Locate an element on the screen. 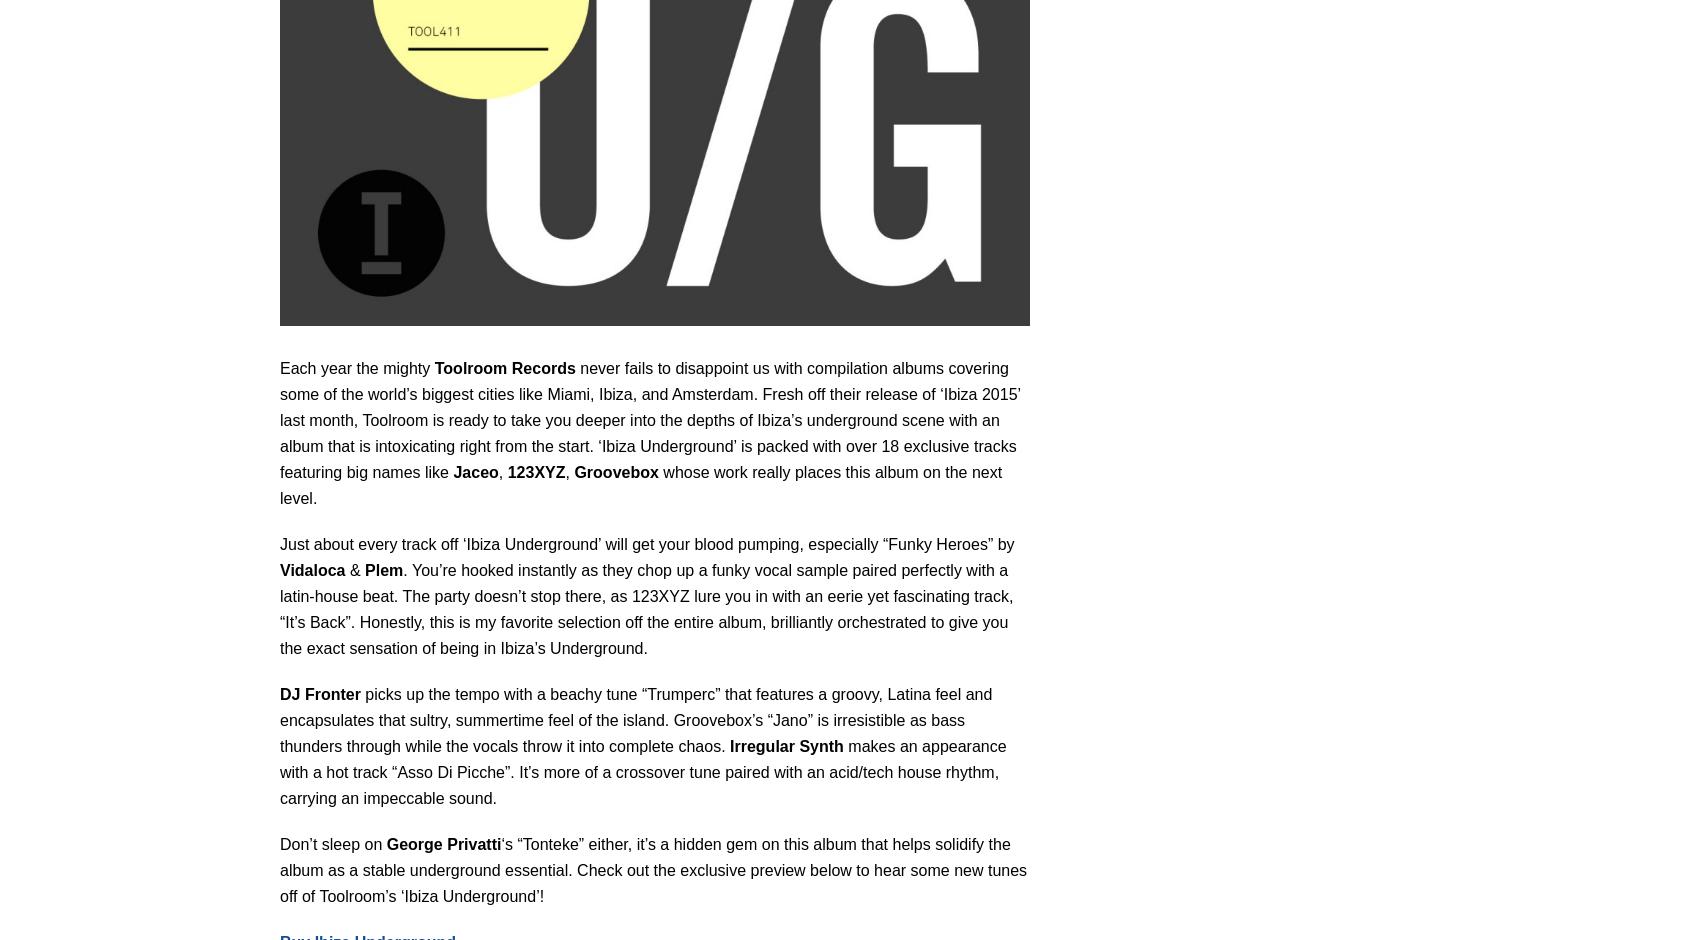 The height and width of the screenshot is (940, 1700). 'DJ' is located at coordinates (290, 692).